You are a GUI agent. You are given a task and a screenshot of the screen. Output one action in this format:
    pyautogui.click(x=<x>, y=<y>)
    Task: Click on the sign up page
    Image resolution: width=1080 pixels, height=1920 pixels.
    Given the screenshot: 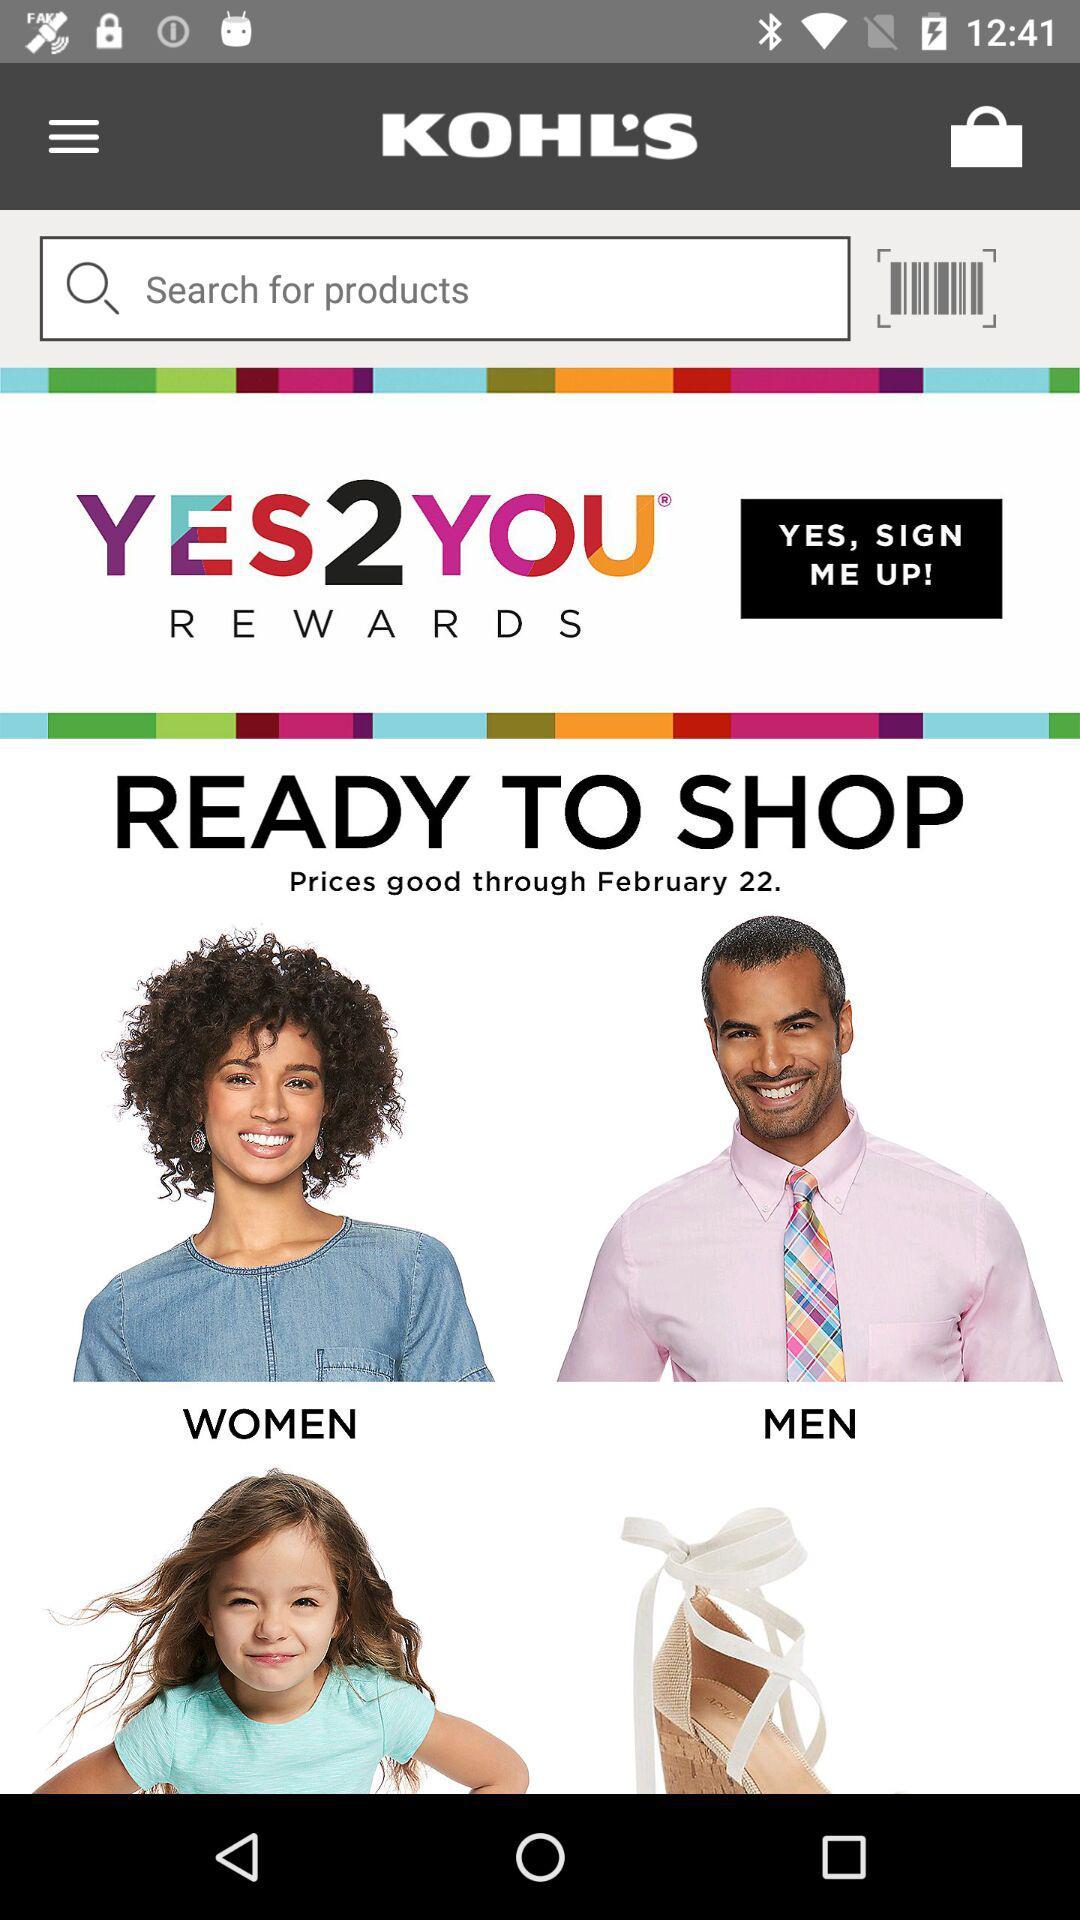 What is the action you would take?
    pyautogui.click(x=540, y=553)
    